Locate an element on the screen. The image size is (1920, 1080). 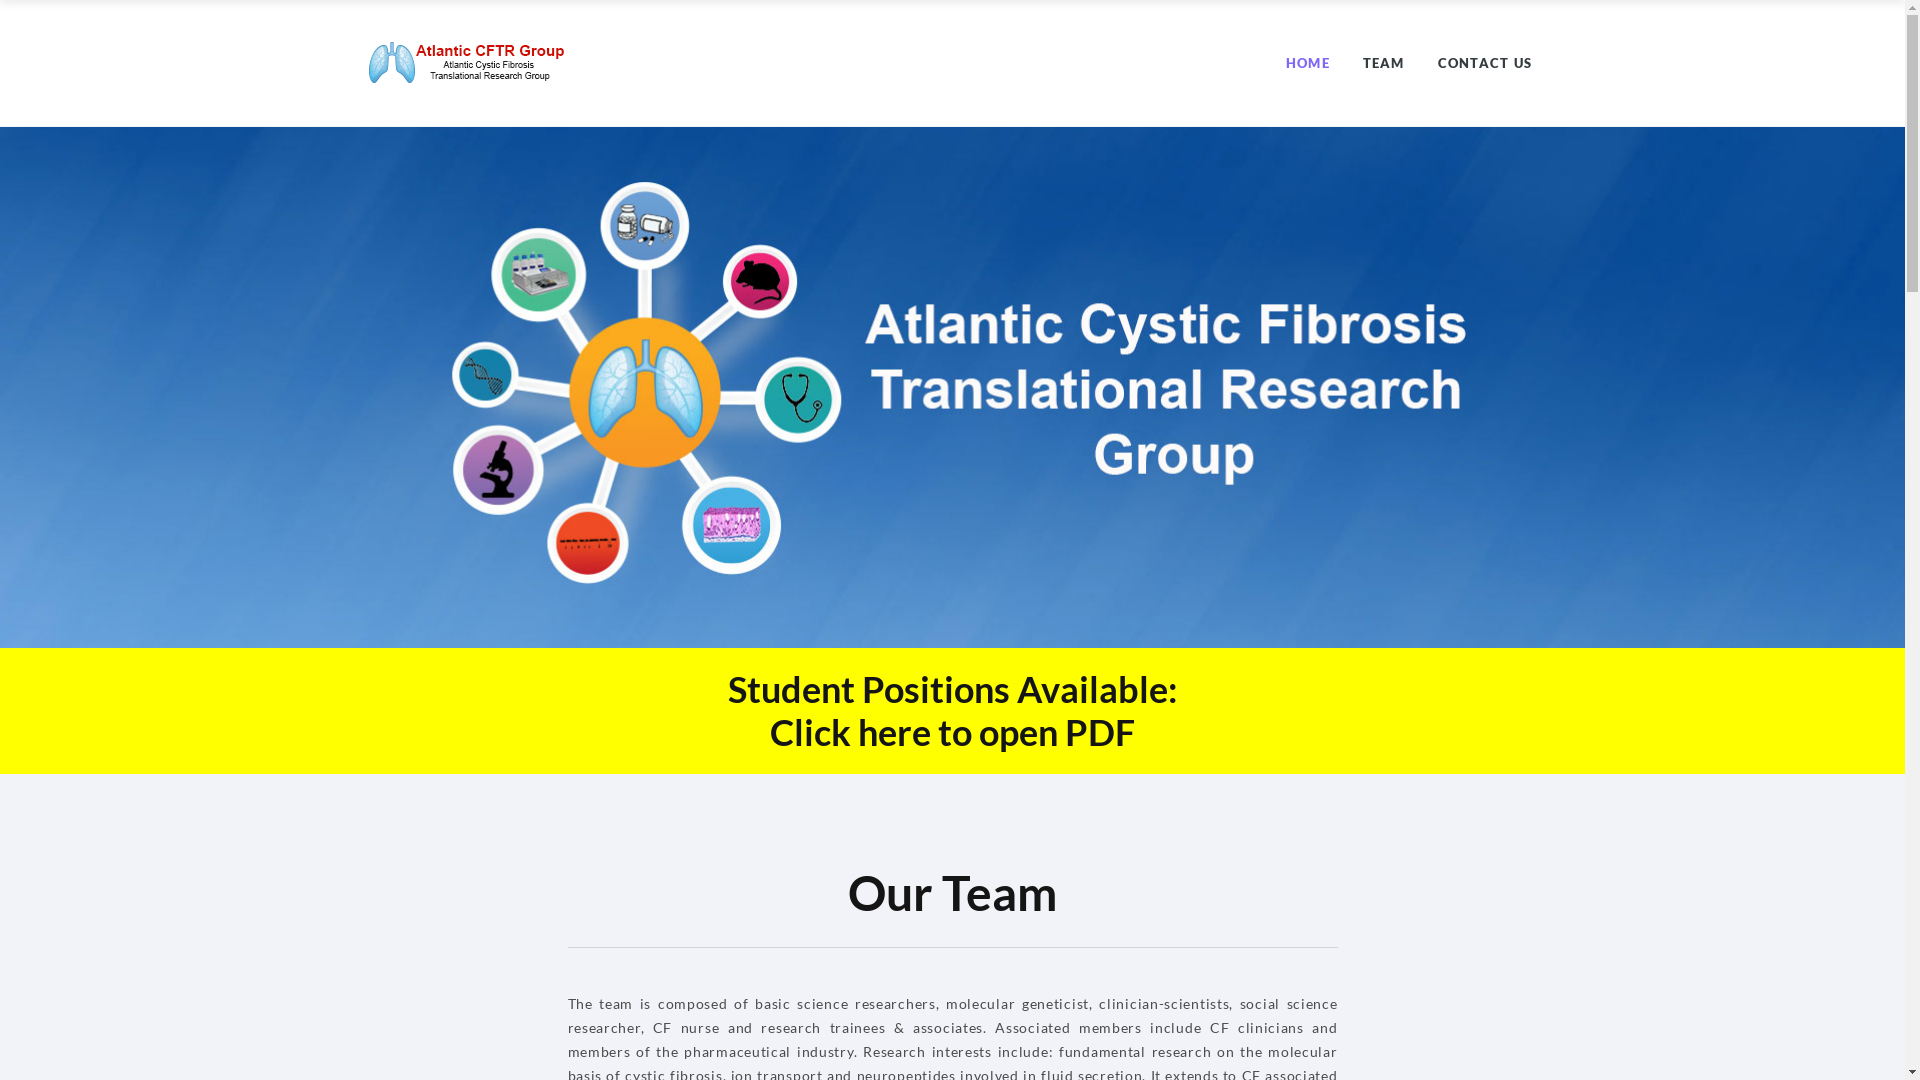
'TEAM' is located at coordinates (1382, 61).